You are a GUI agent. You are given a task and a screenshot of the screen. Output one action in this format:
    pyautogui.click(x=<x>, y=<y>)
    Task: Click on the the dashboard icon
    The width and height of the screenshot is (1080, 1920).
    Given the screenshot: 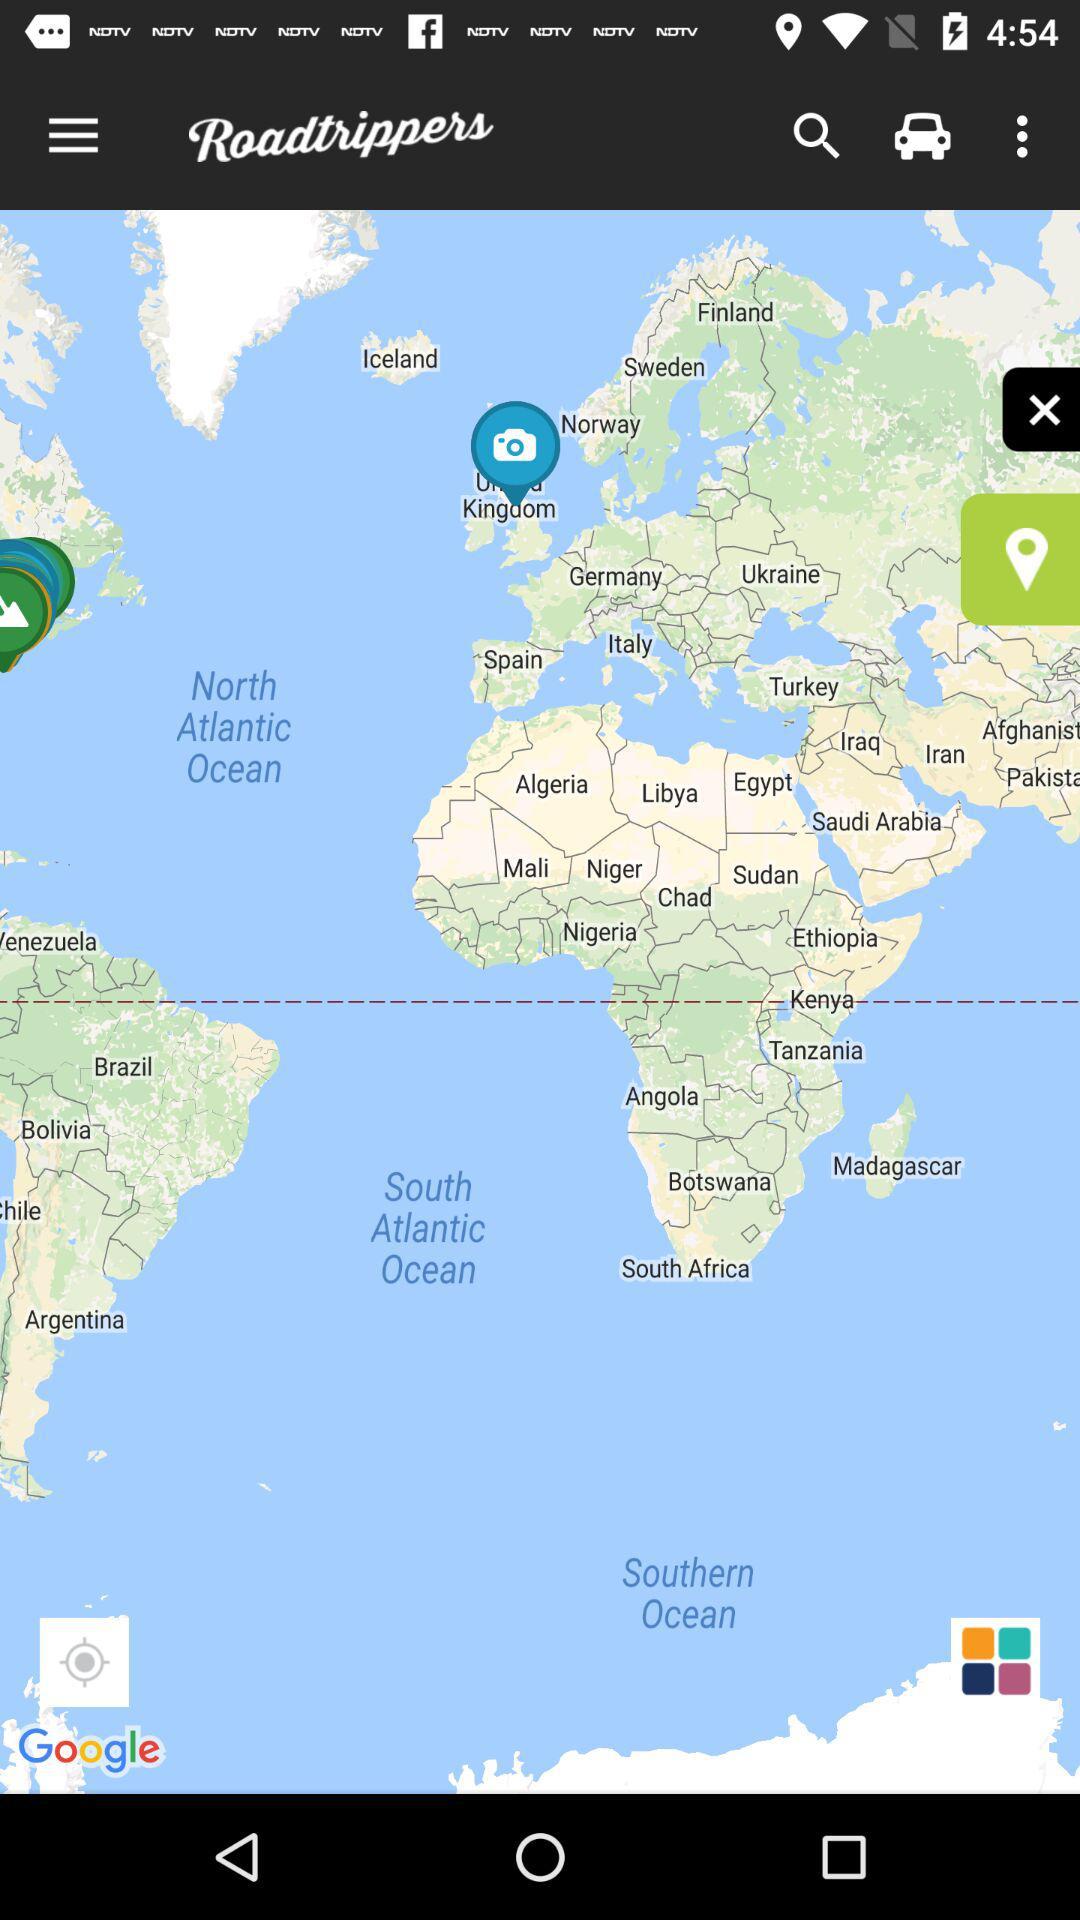 What is the action you would take?
    pyautogui.click(x=995, y=1662)
    